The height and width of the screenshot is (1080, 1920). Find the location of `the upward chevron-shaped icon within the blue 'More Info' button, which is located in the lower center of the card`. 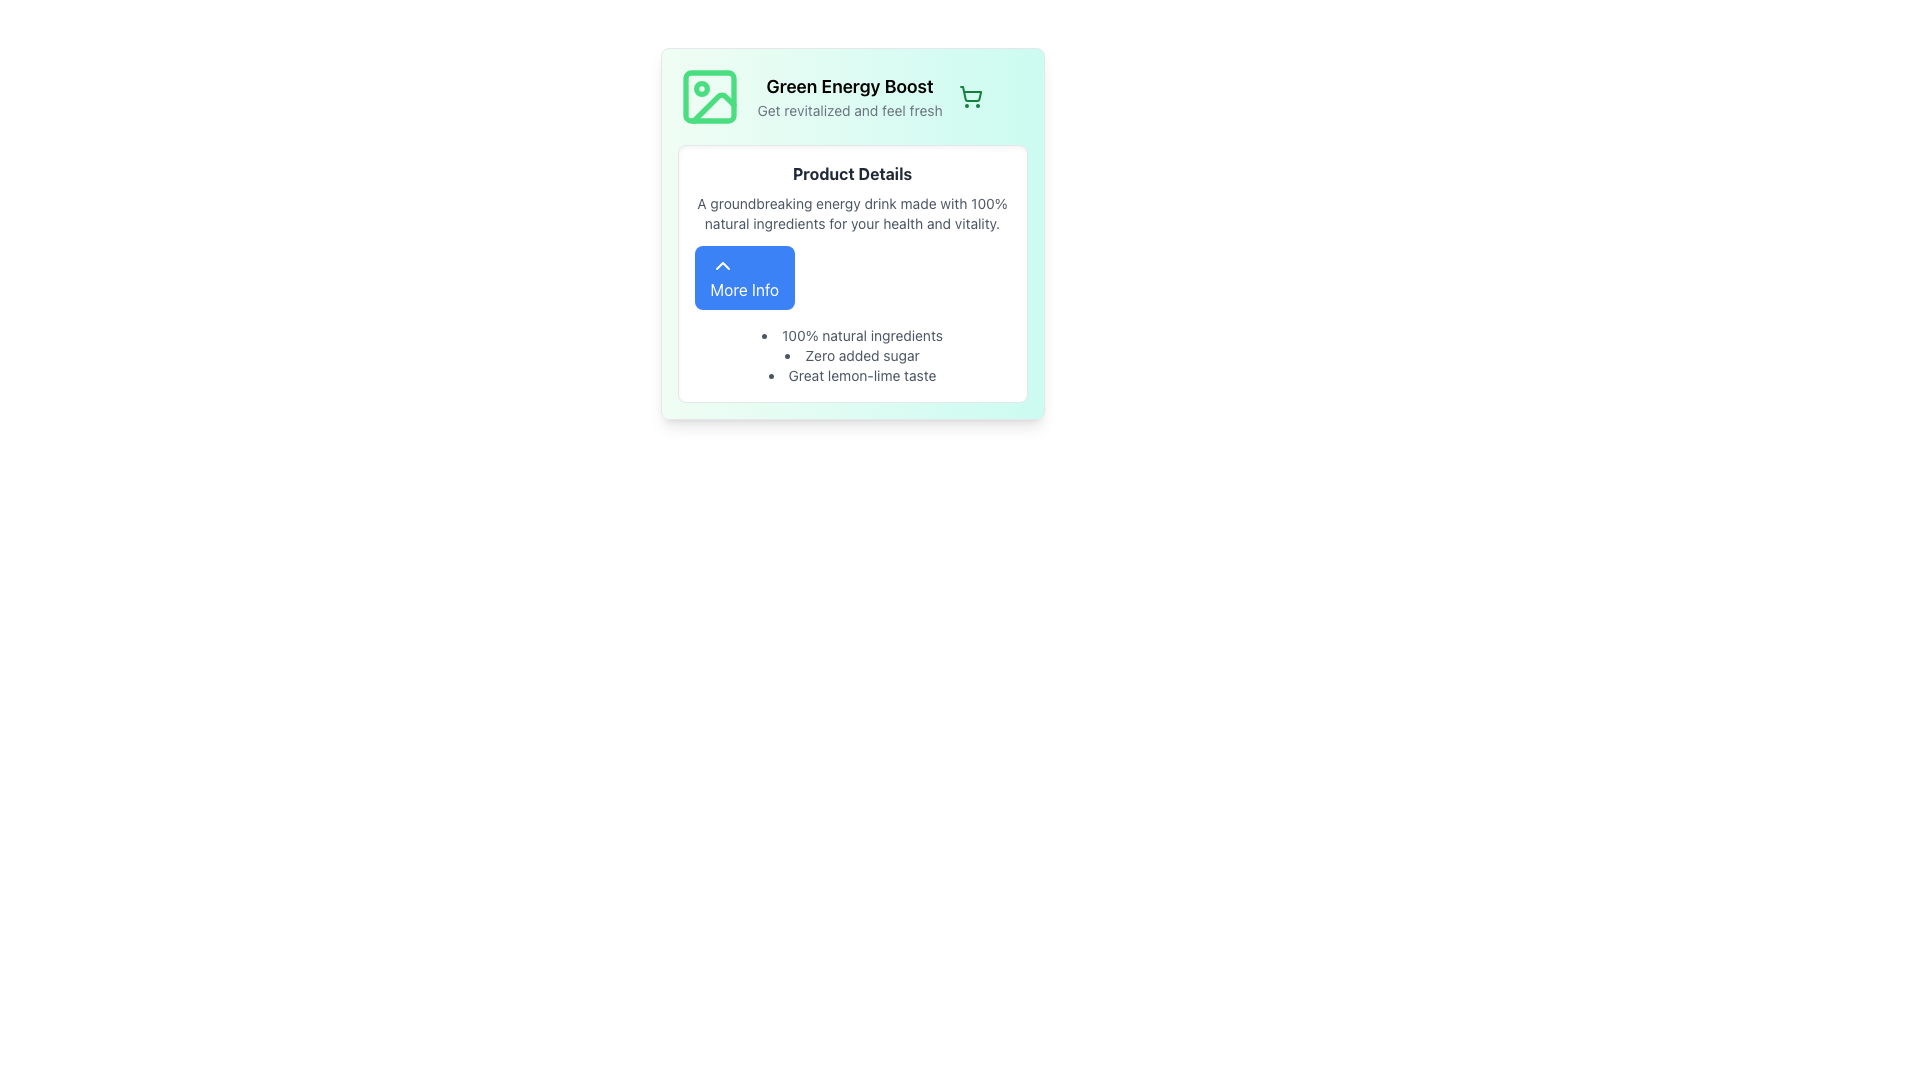

the upward chevron-shaped icon within the blue 'More Info' button, which is located in the lower center of the card is located at coordinates (721, 265).